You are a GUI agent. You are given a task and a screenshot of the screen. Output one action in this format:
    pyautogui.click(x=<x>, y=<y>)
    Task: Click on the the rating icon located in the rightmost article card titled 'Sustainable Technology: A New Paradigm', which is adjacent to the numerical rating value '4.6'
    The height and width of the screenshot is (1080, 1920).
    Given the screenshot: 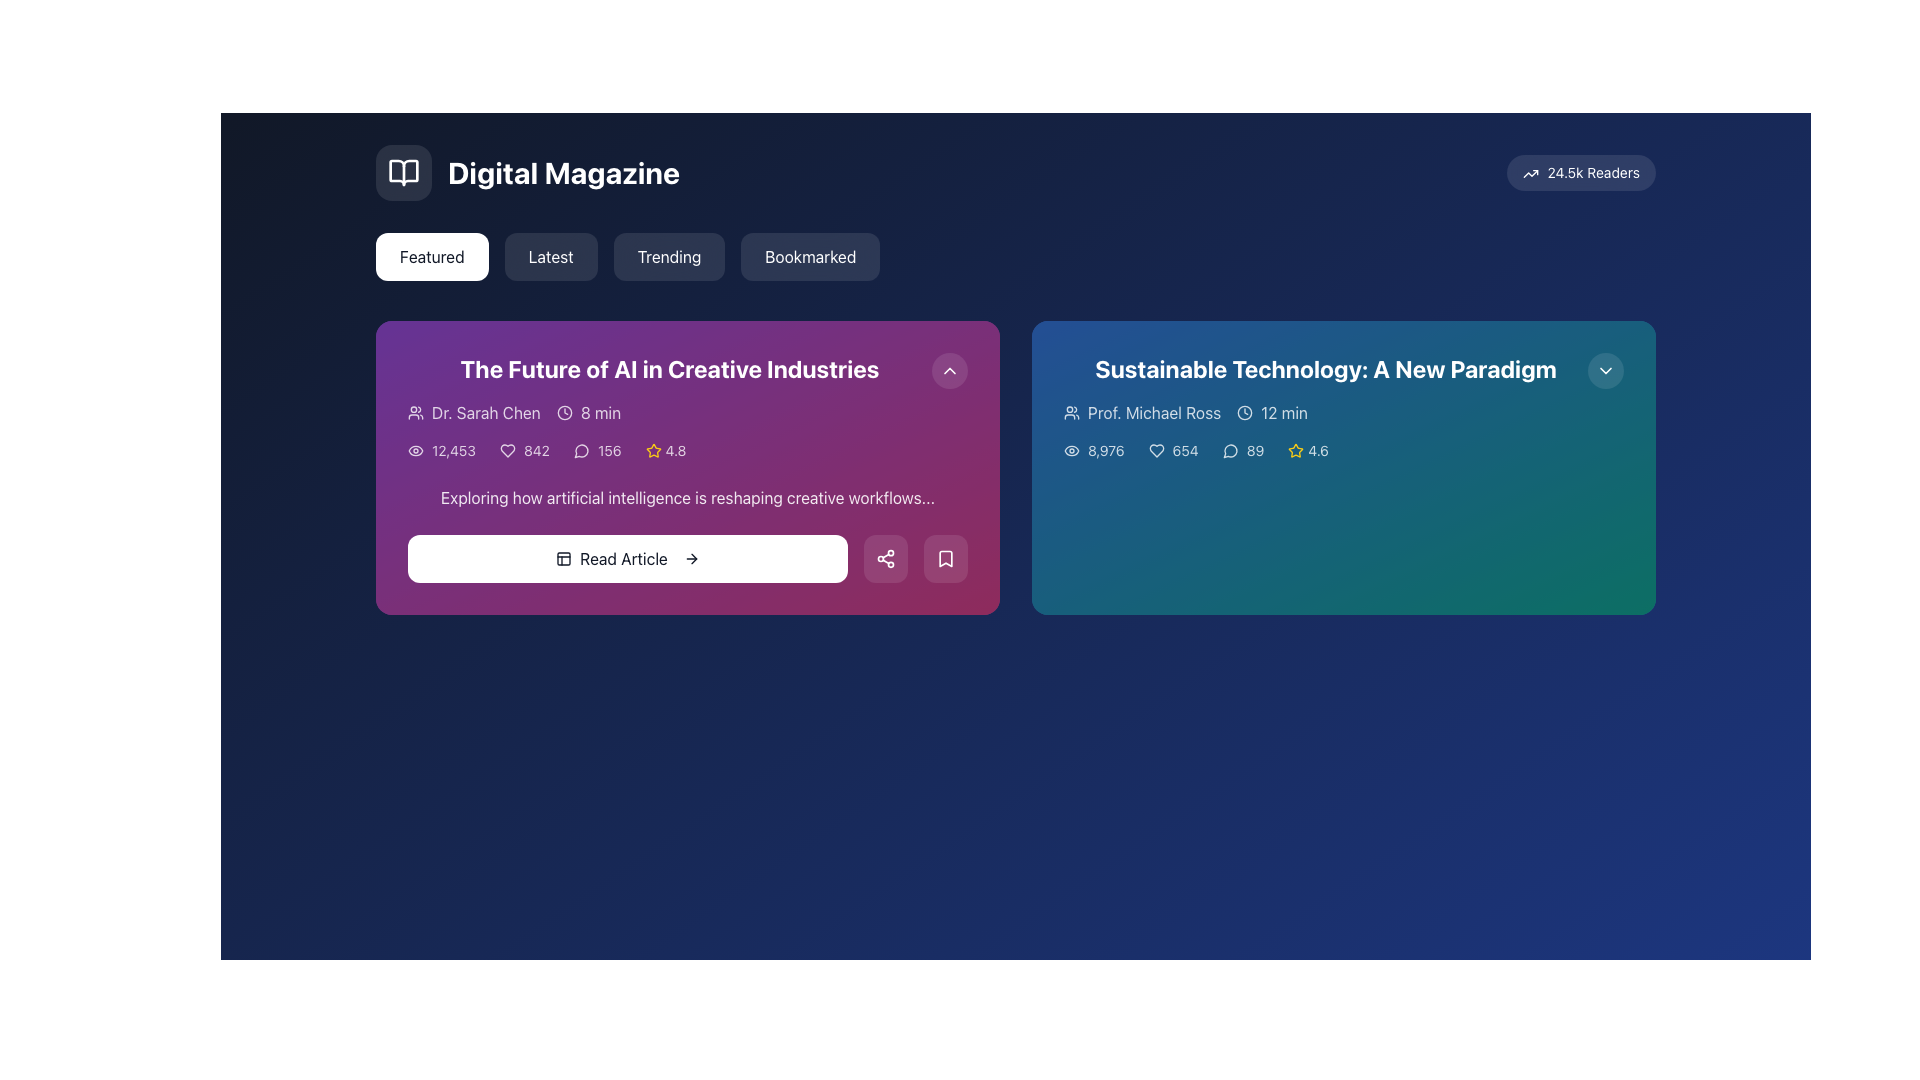 What is the action you would take?
    pyautogui.click(x=1296, y=451)
    